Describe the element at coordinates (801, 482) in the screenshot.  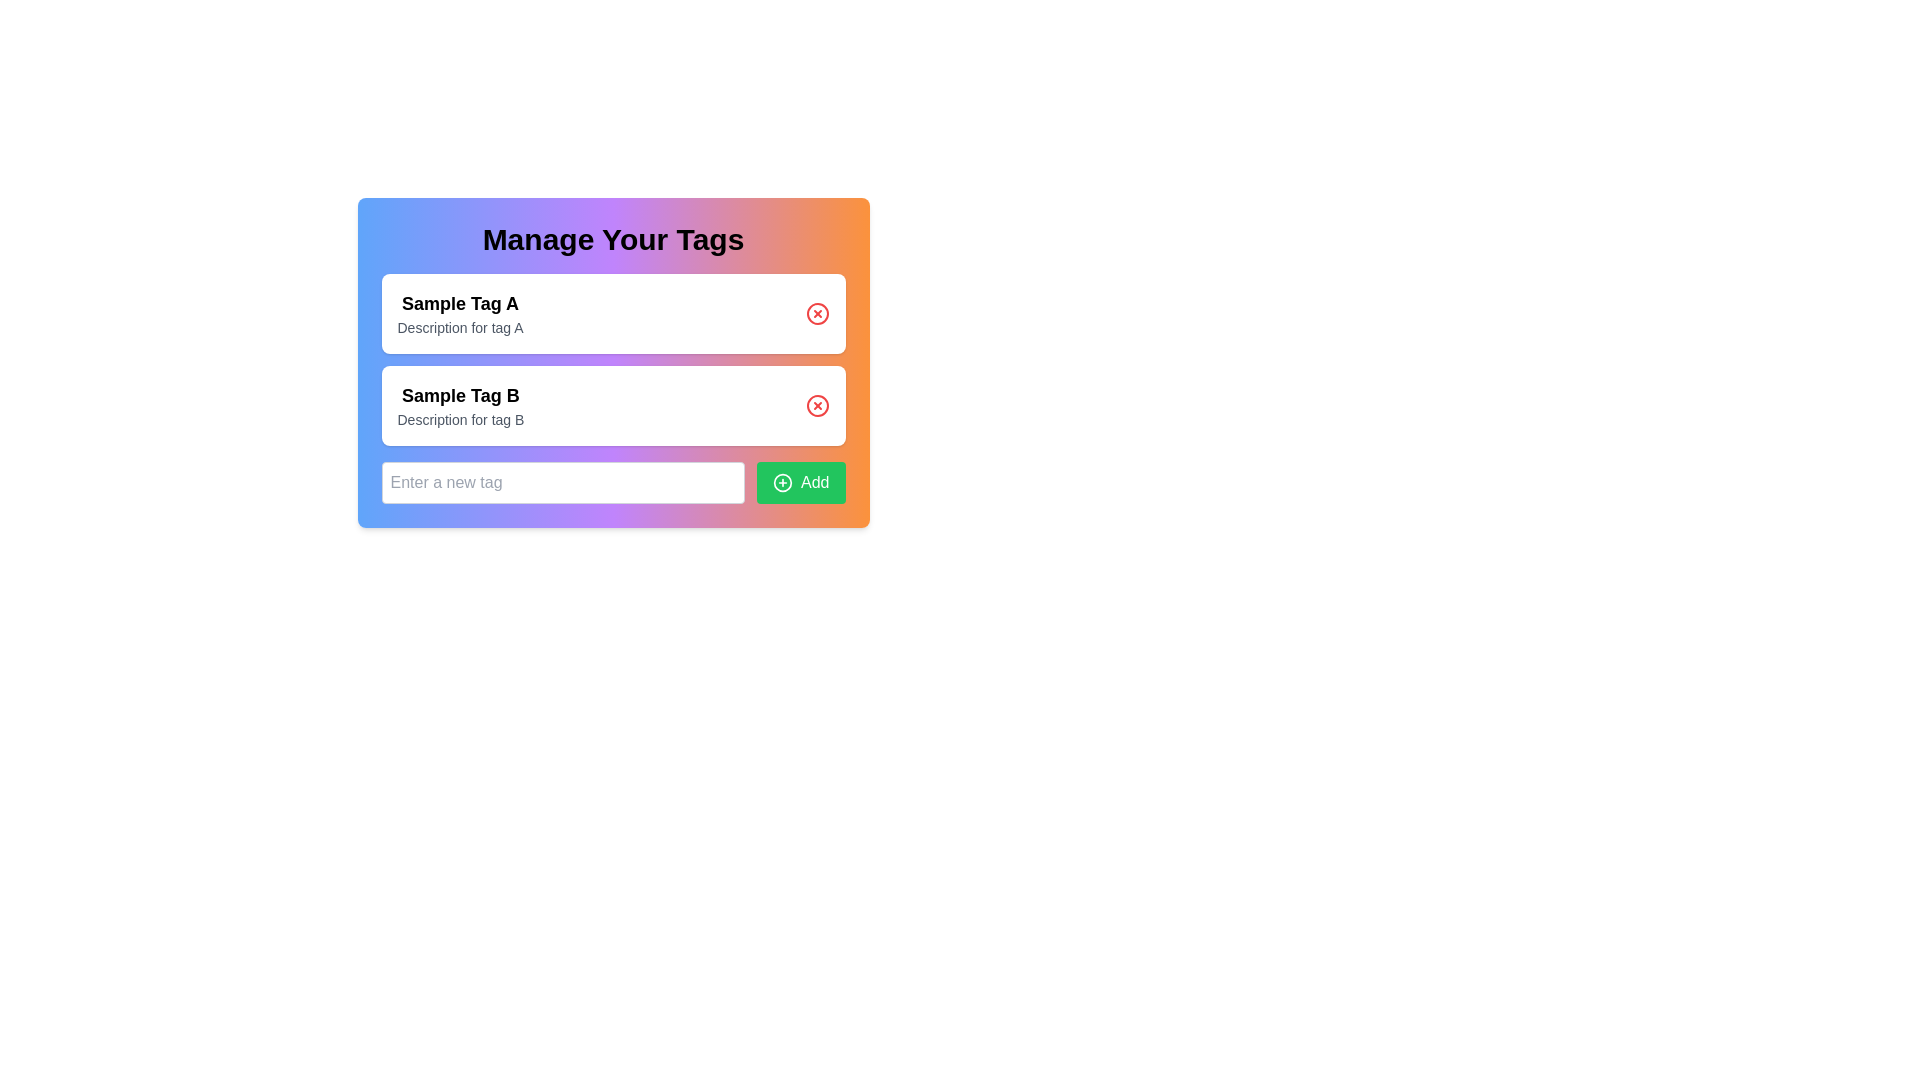
I see `the button that adds a new tag, located in the bottom-right corner of the card layout` at that location.